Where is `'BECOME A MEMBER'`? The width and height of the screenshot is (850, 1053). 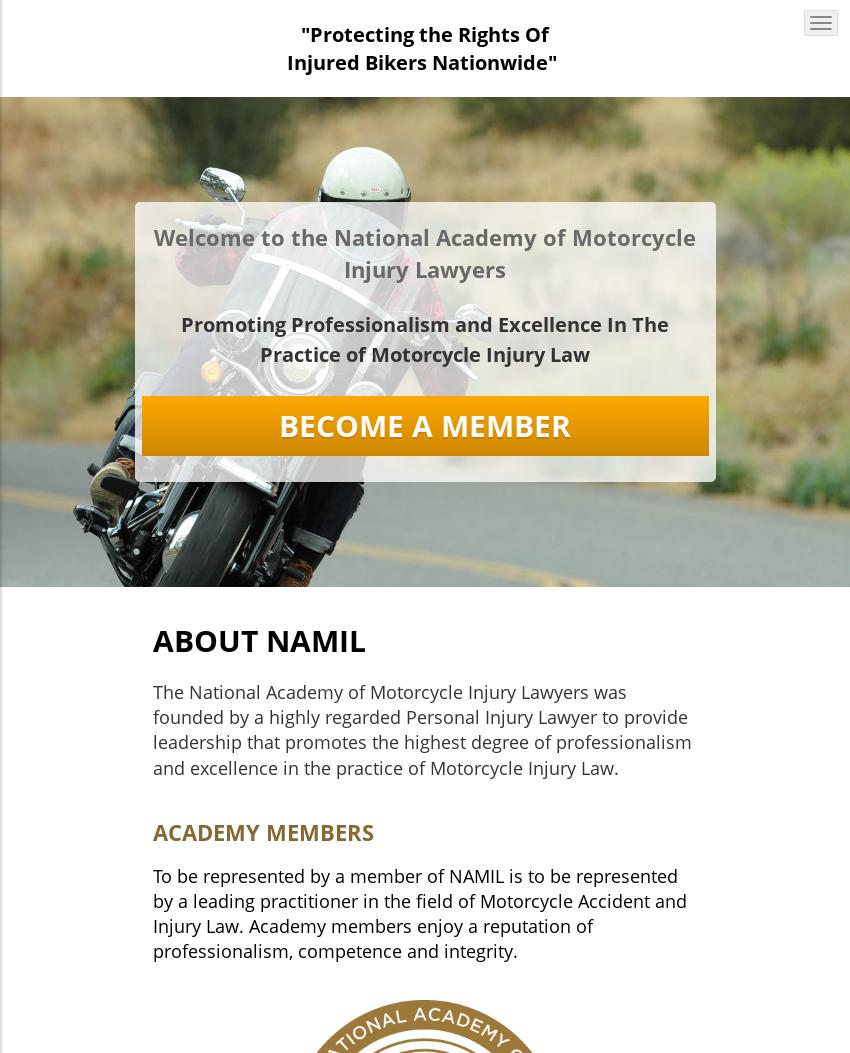 'BECOME A MEMBER' is located at coordinates (425, 425).